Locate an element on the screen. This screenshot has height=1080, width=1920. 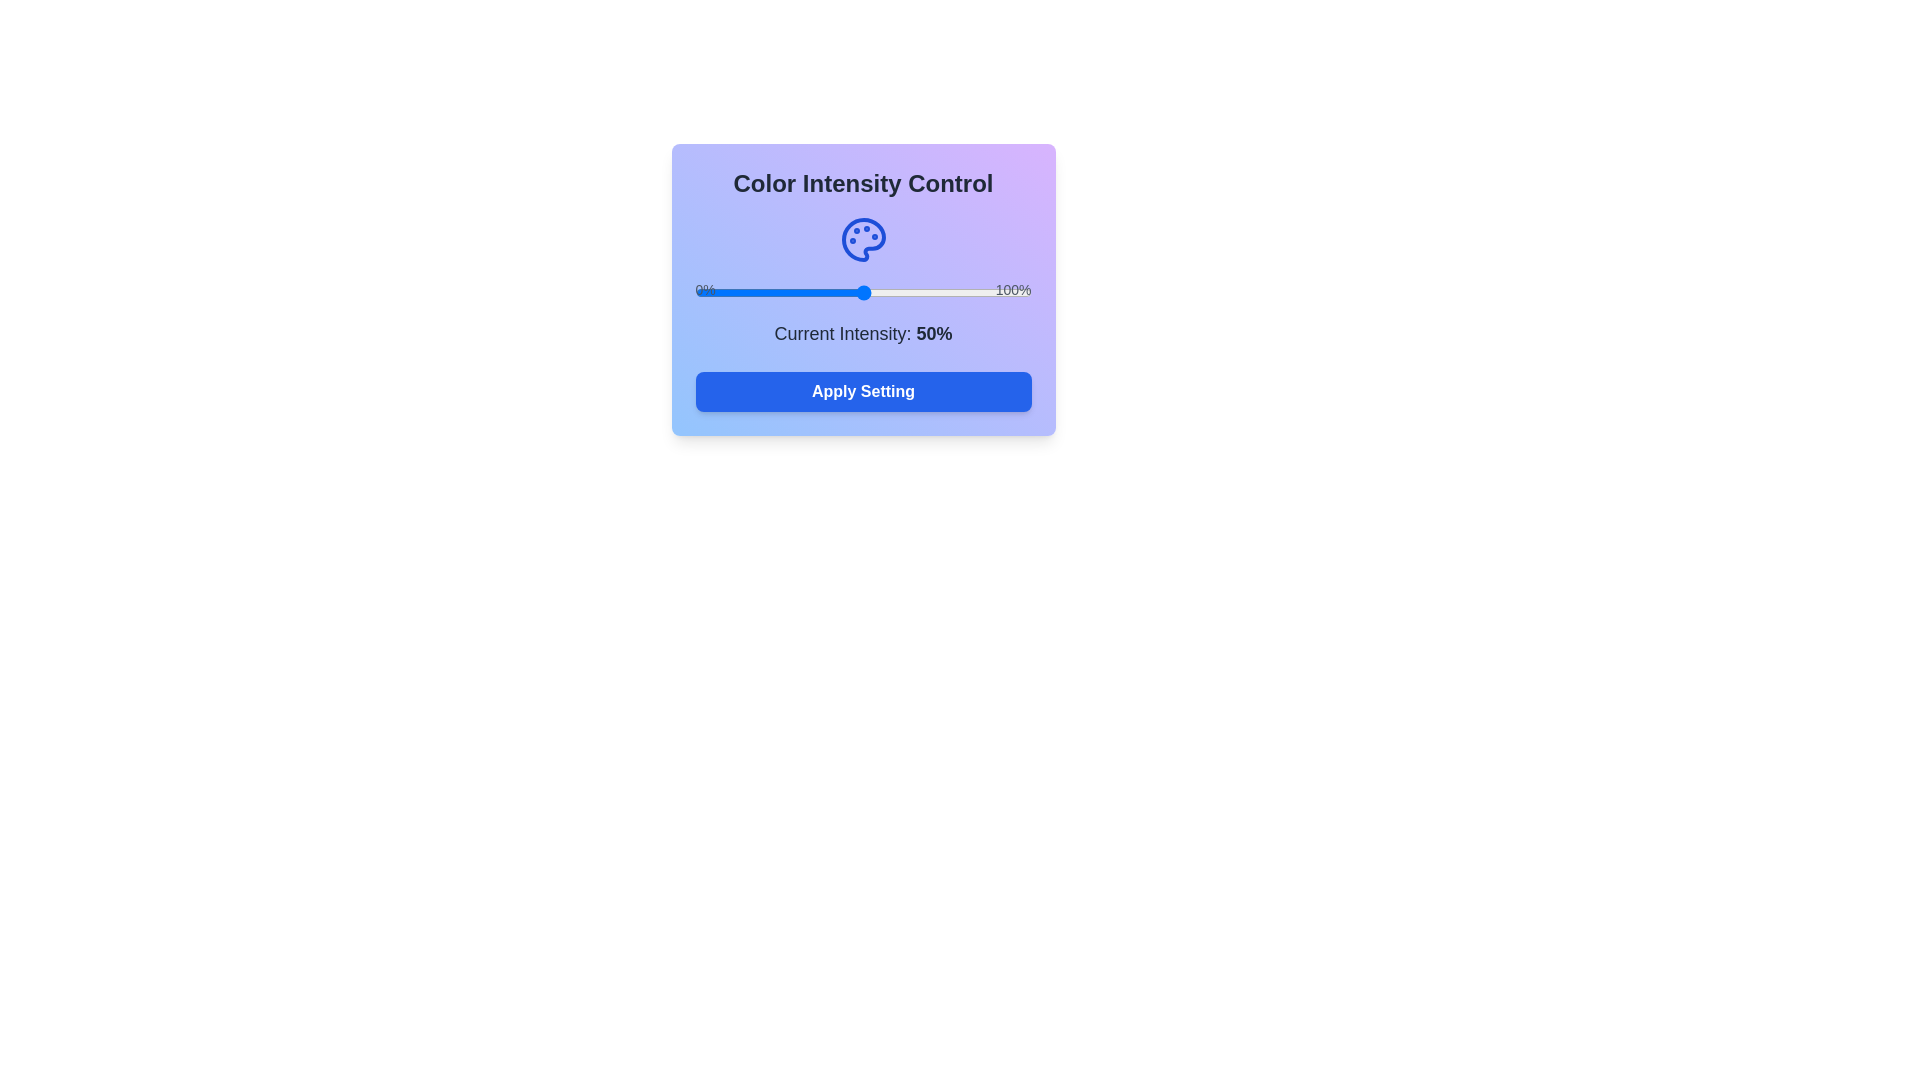
the slider to set the color intensity to 0% is located at coordinates (695, 293).